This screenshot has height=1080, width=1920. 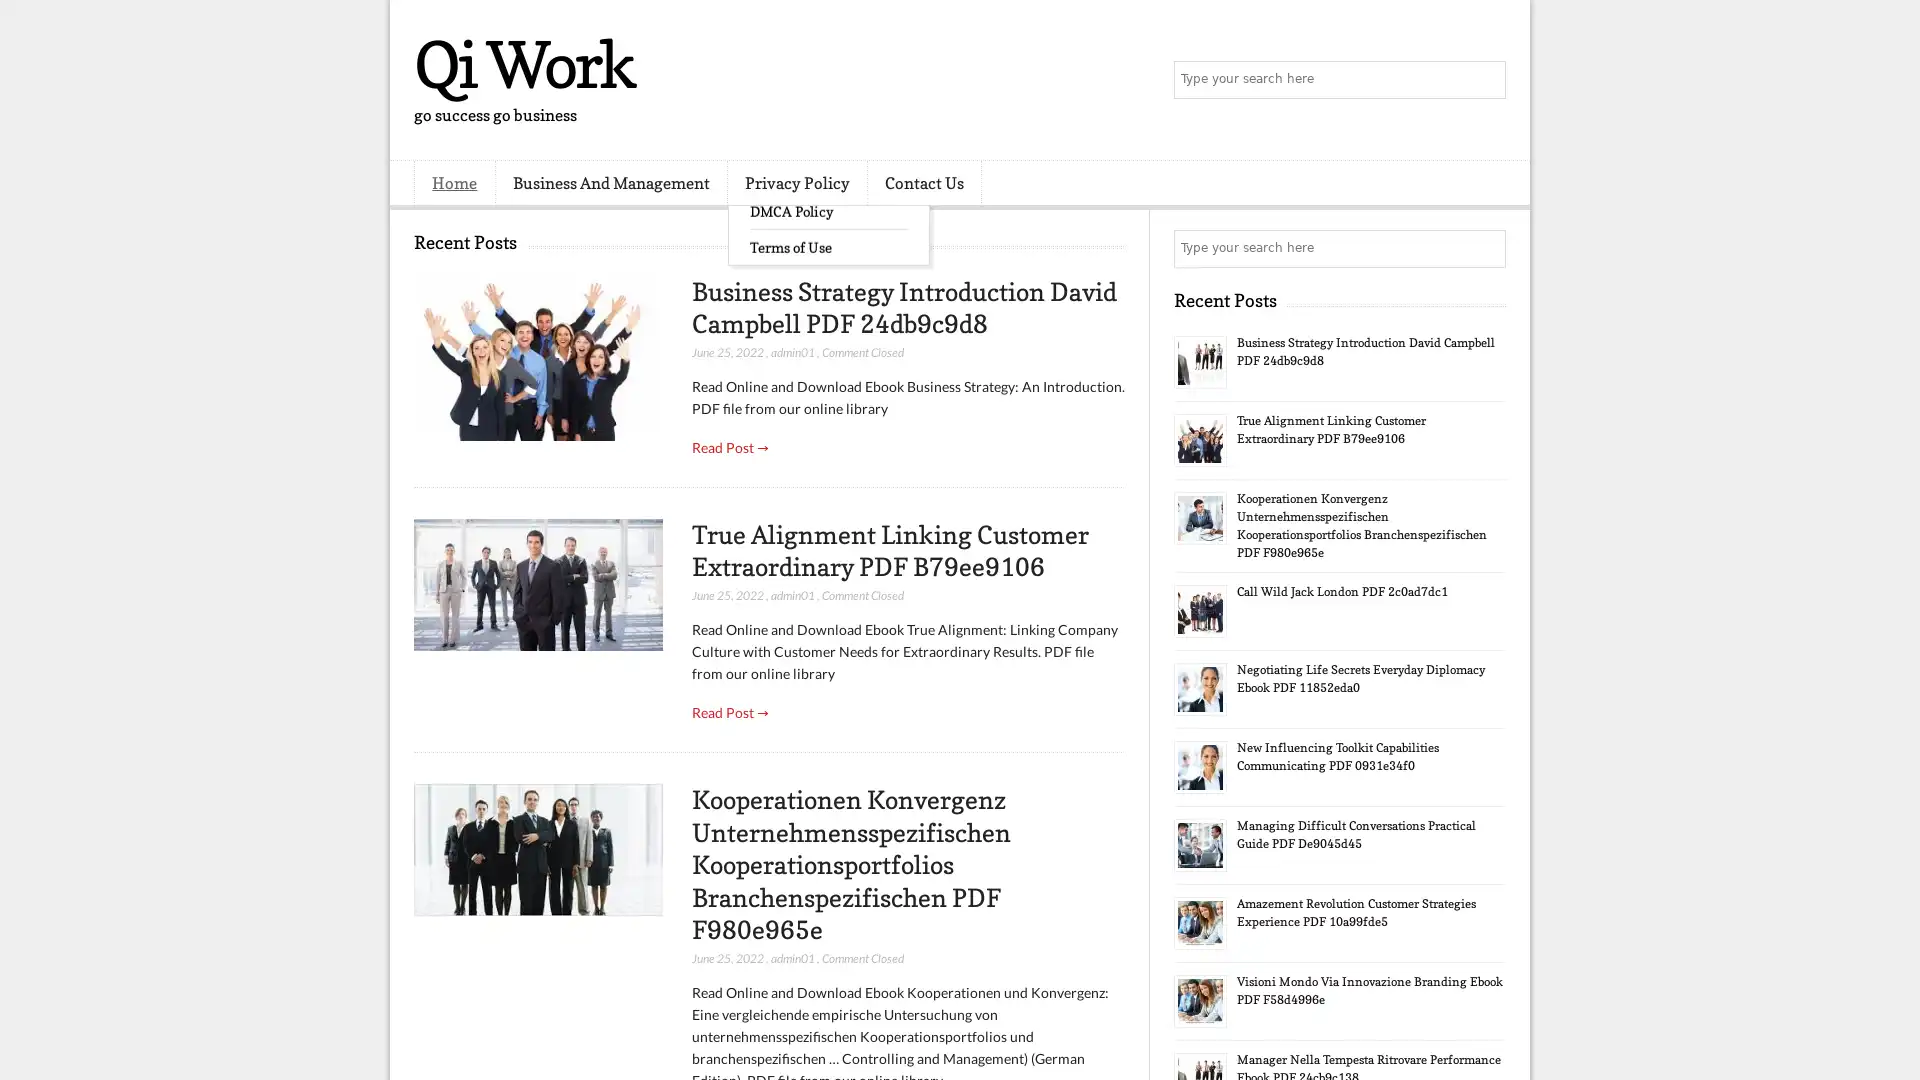 I want to click on Search, so click(x=1485, y=80).